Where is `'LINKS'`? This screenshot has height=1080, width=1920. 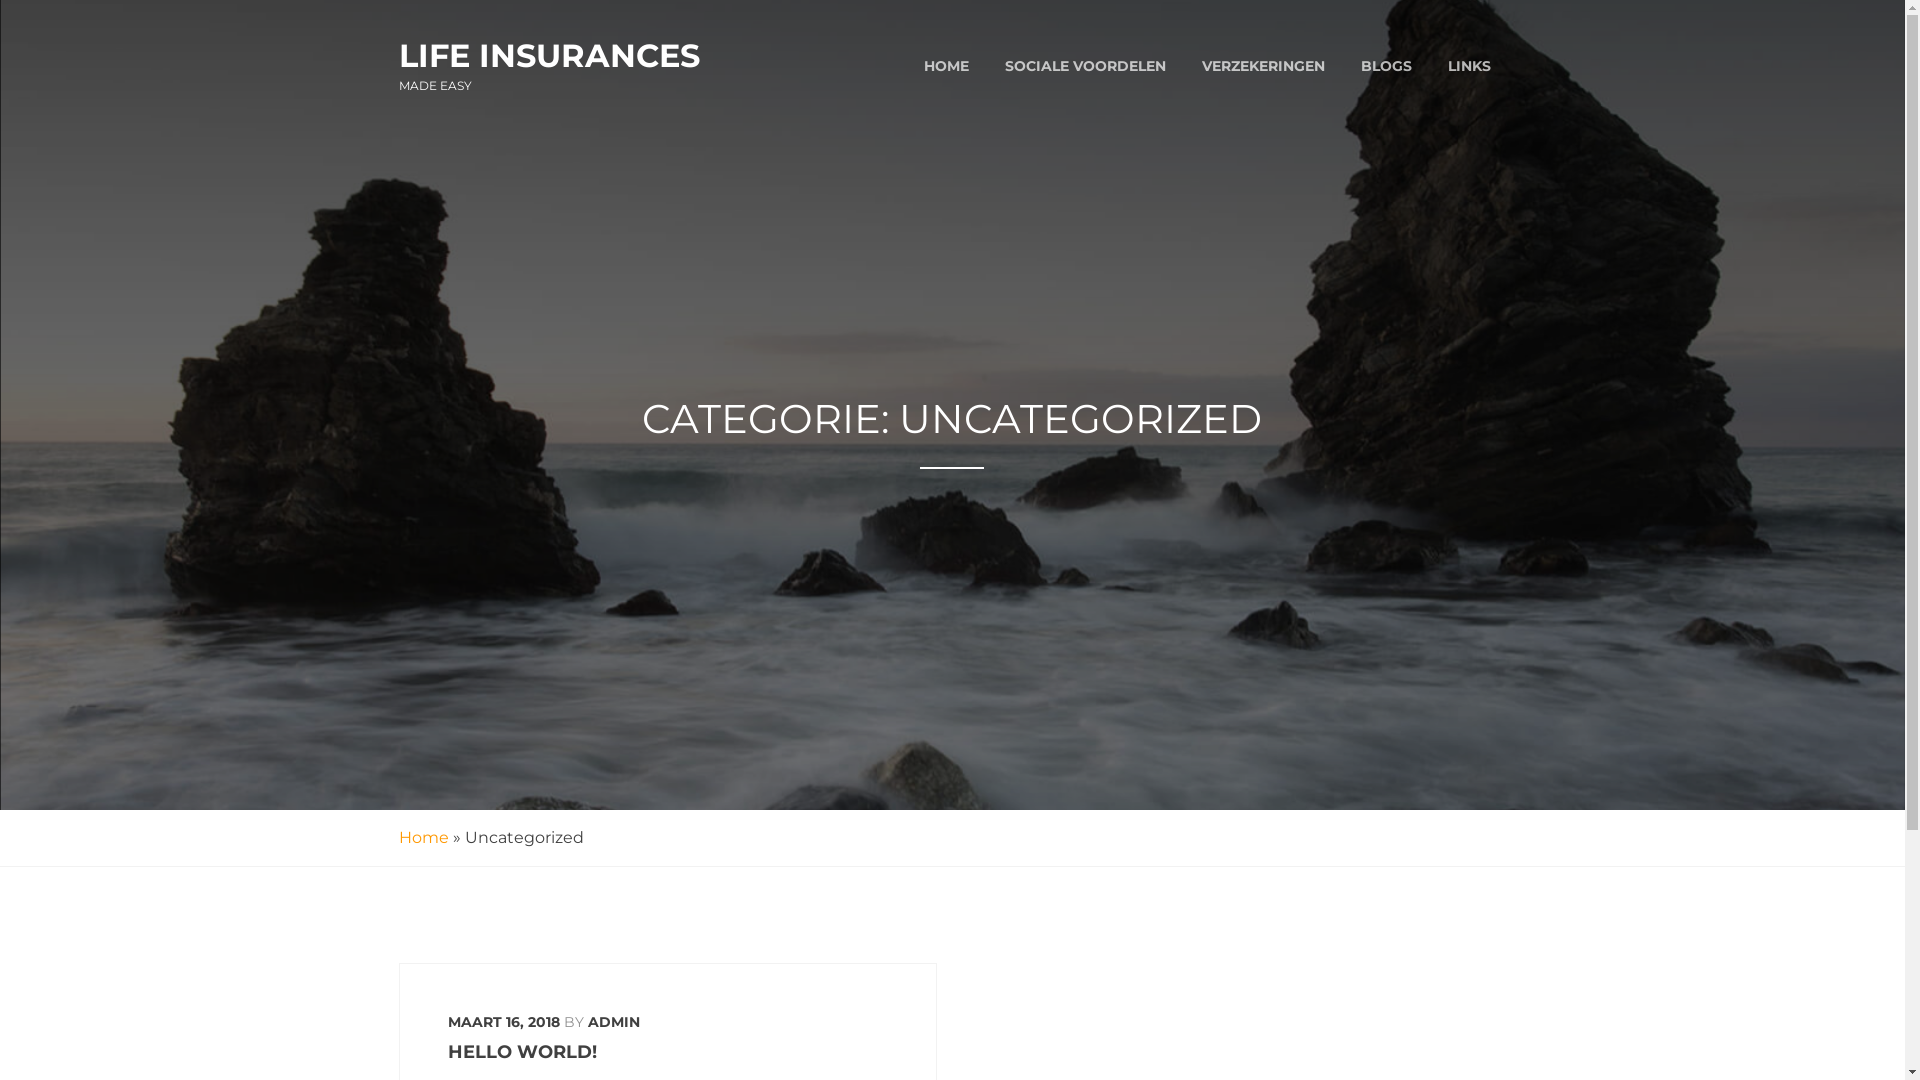
'LINKS' is located at coordinates (1469, 65).